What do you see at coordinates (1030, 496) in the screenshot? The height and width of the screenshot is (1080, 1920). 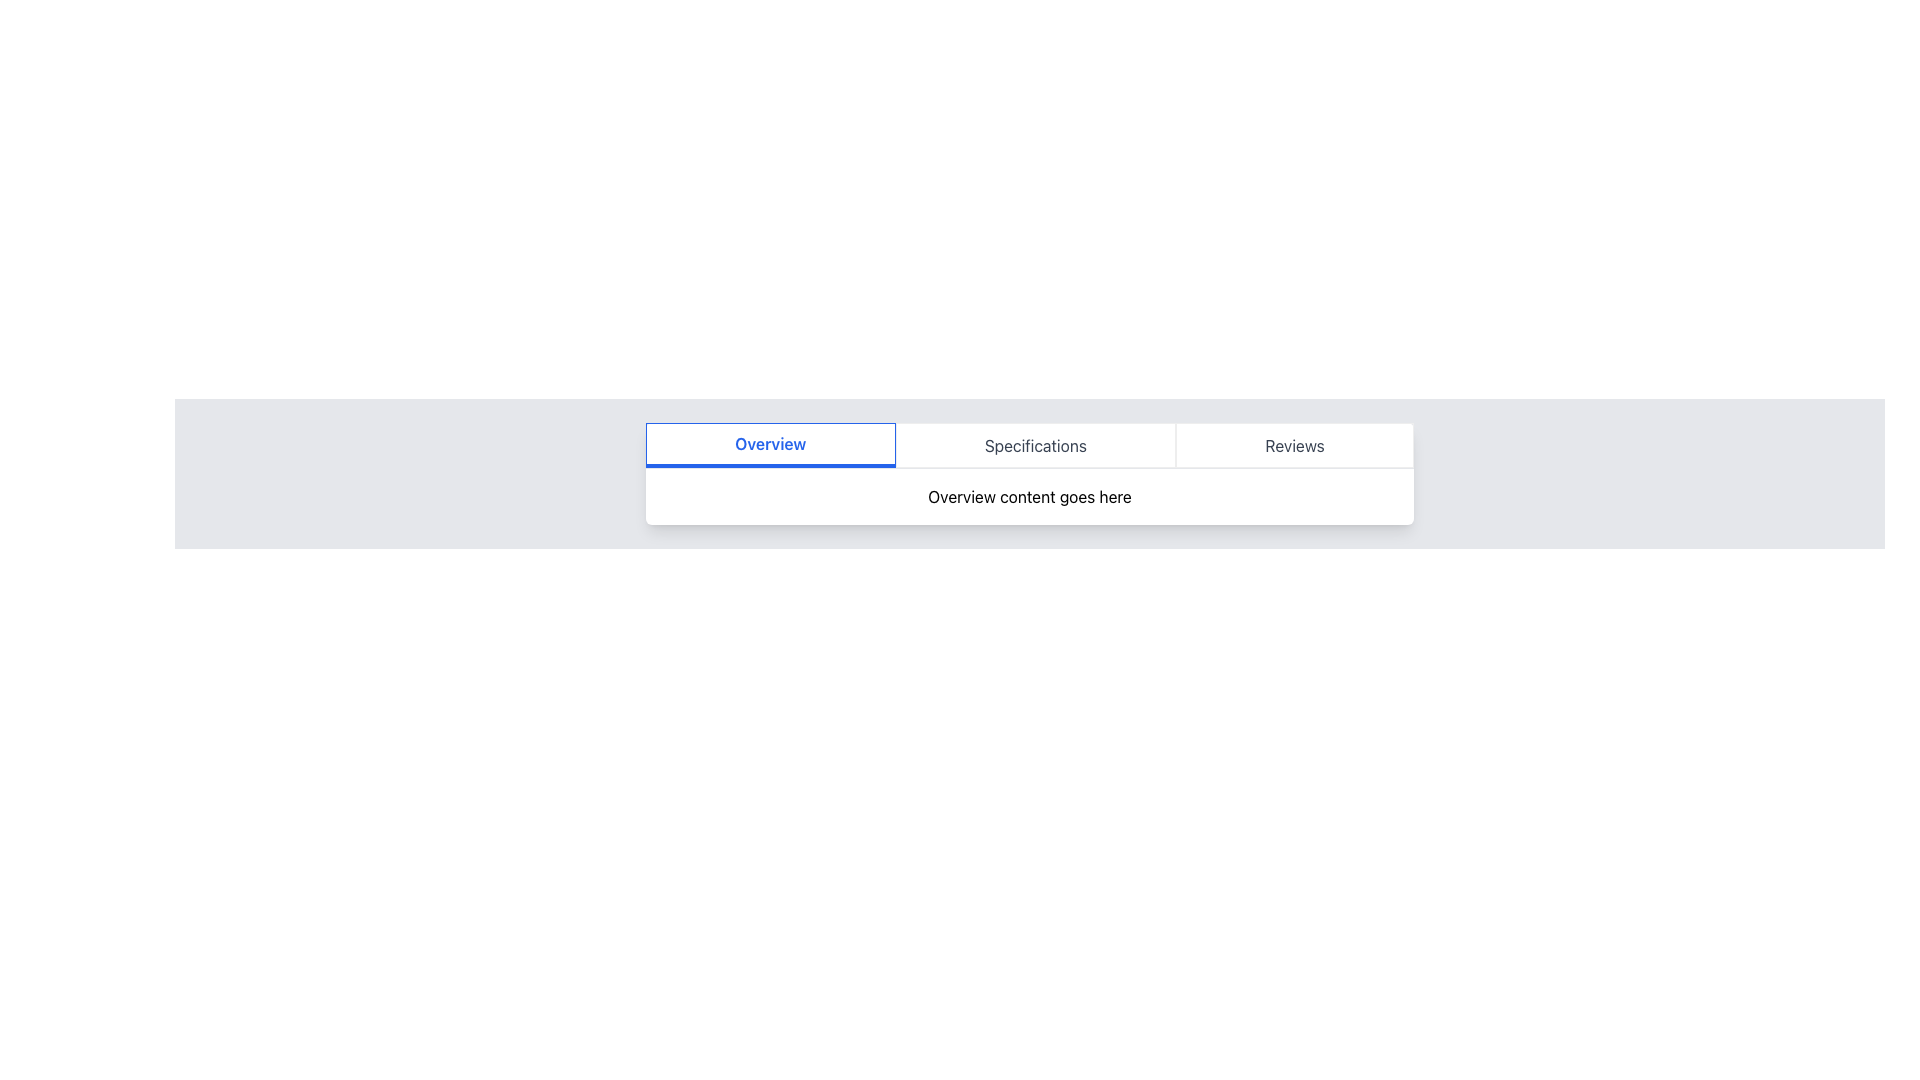 I see `the text block that displays information relevant to the 'Overview' tab, located below the navigation tabs such as 'Overview', 'Specifications', and 'Reviews'` at bounding box center [1030, 496].